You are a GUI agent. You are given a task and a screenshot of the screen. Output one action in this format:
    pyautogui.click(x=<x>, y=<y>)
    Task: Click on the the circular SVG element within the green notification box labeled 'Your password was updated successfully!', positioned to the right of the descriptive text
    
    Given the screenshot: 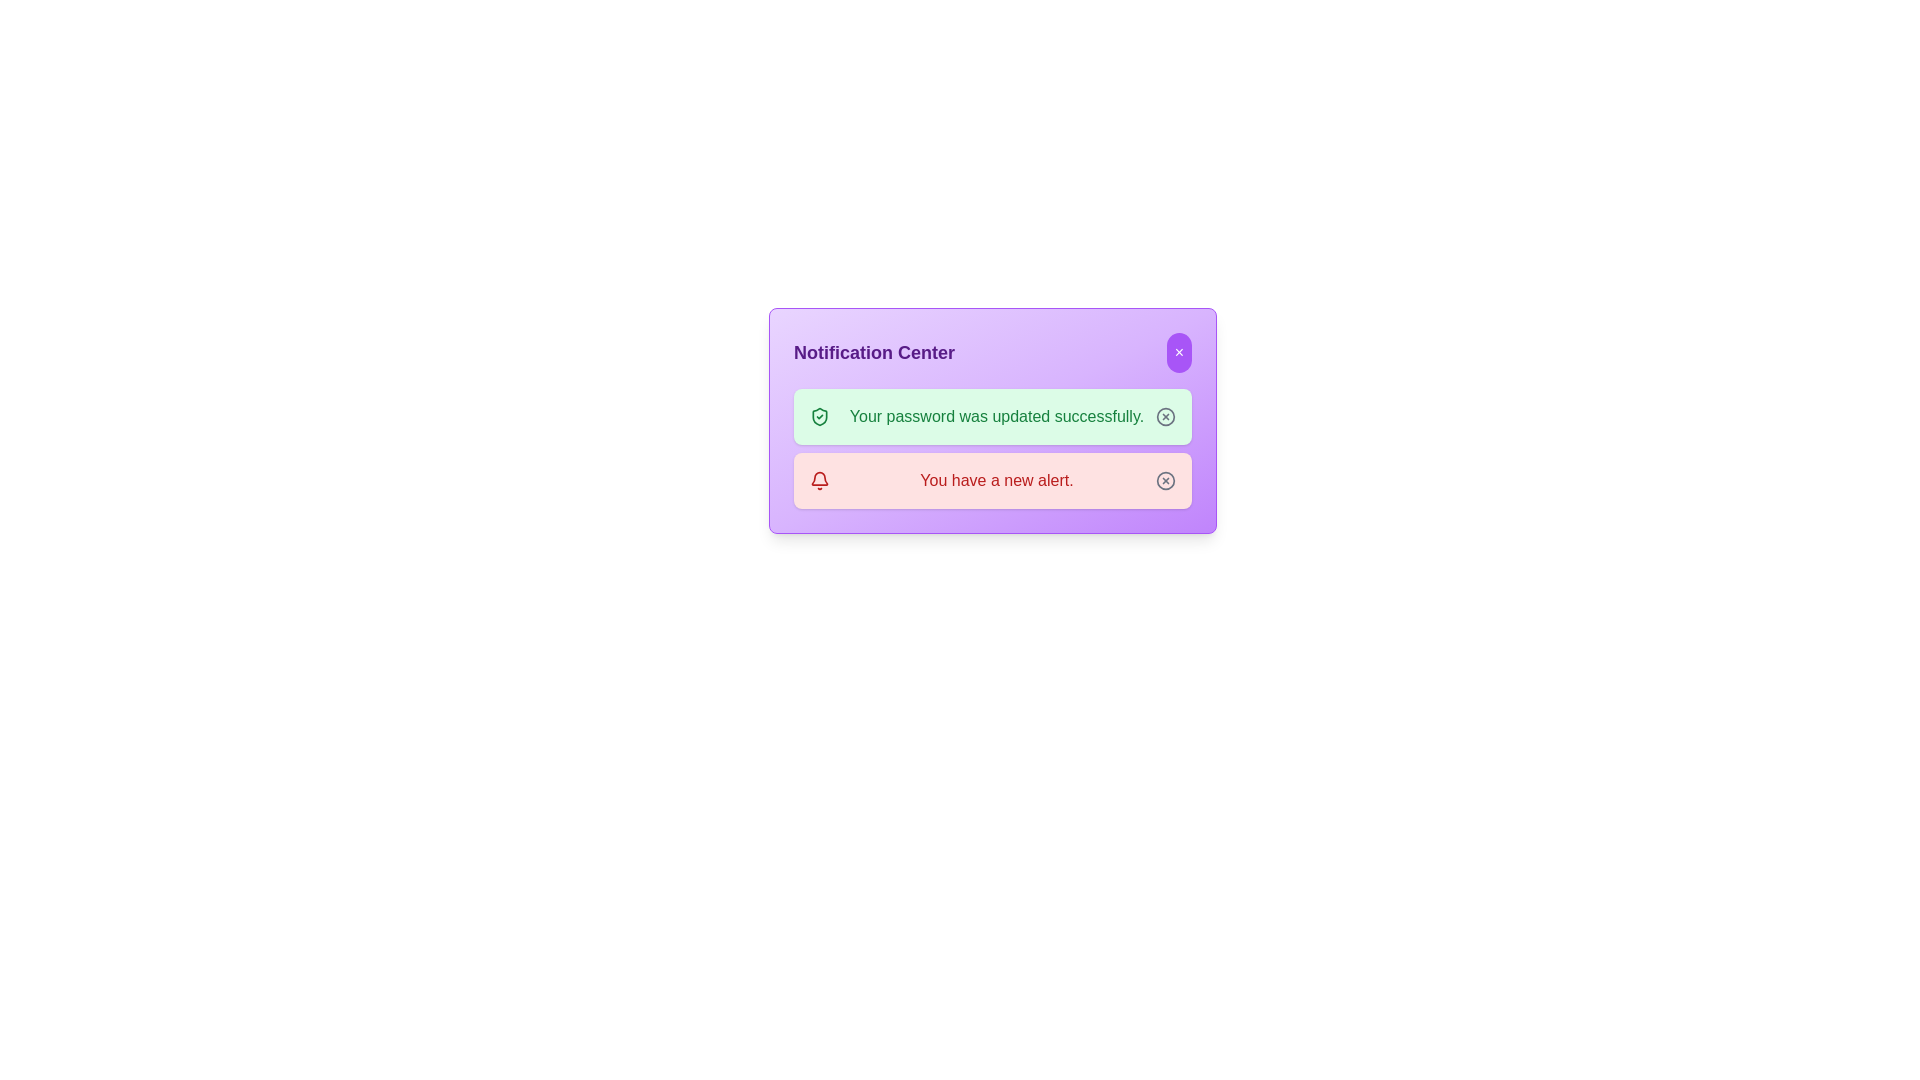 What is the action you would take?
    pyautogui.click(x=1166, y=415)
    